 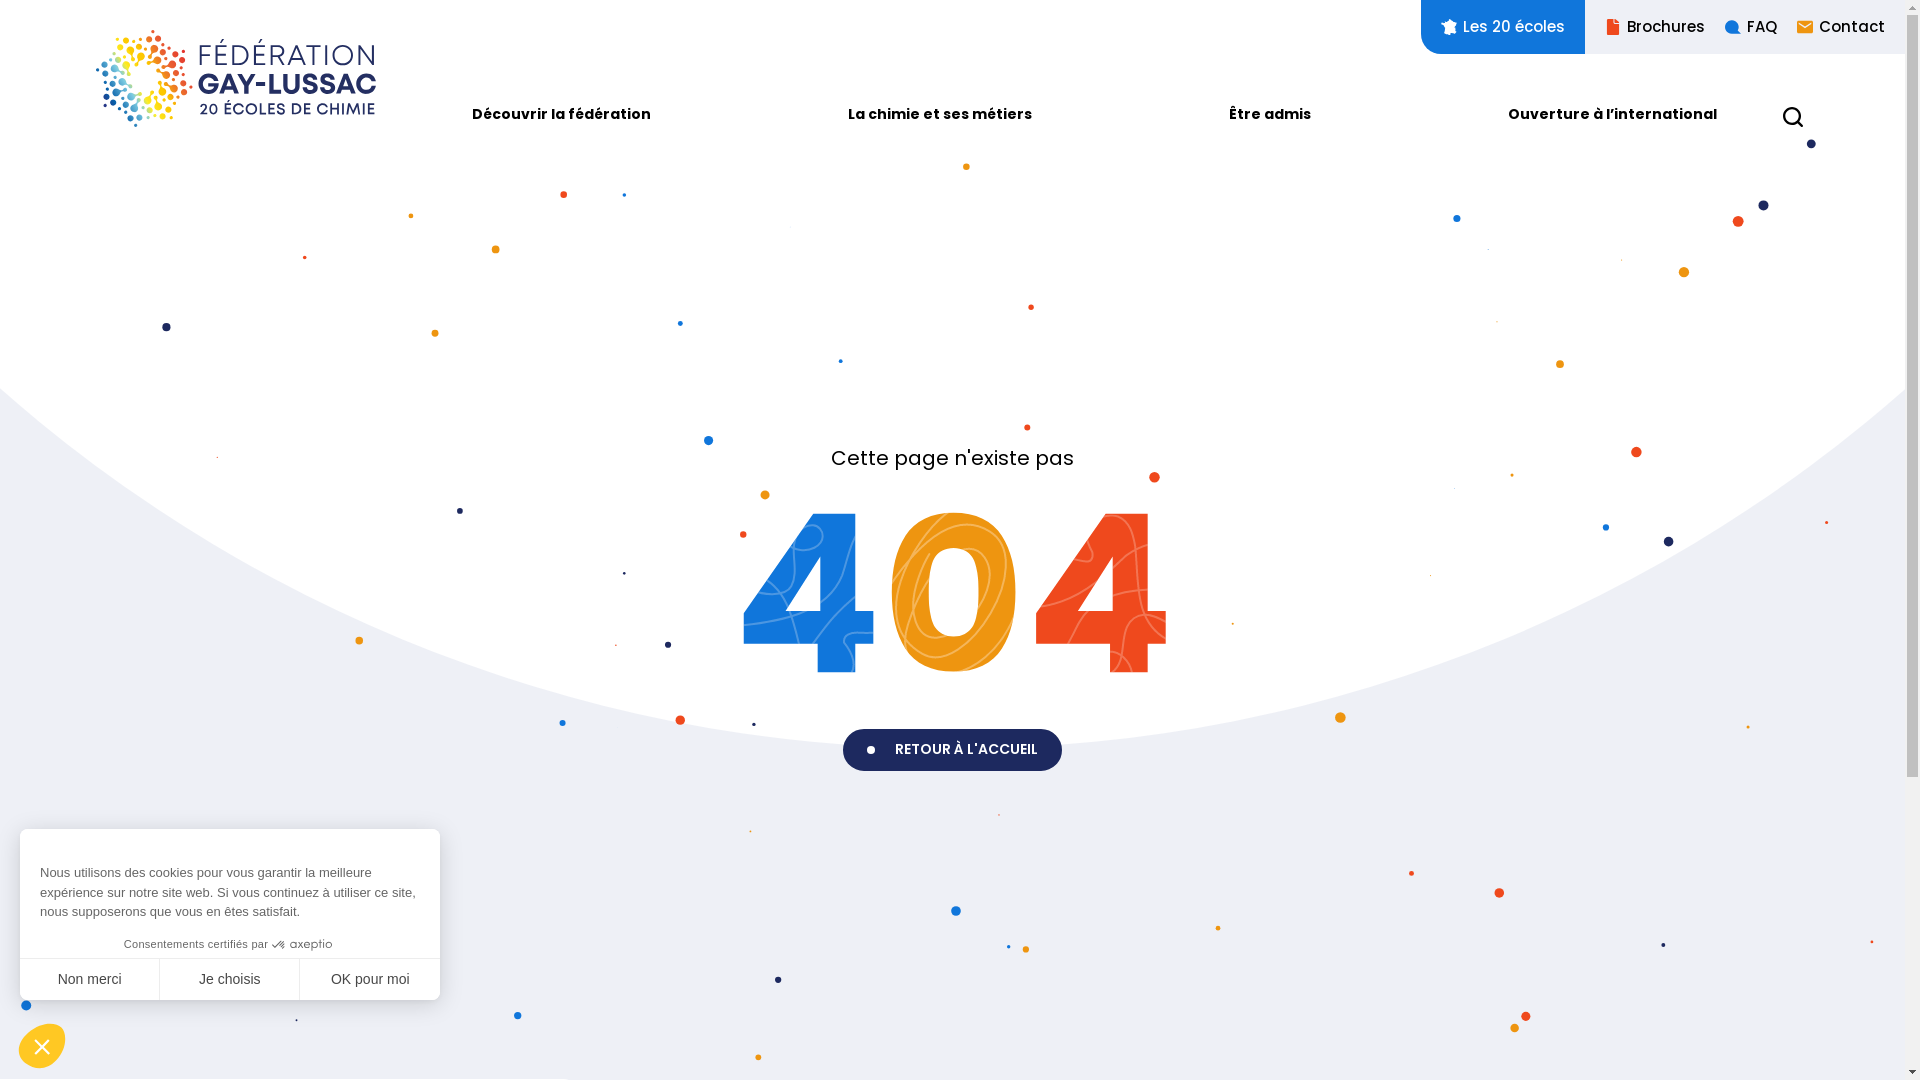 What do you see at coordinates (1645, 27) in the screenshot?
I see `'Brochures'` at bounding box center [1645, 27].